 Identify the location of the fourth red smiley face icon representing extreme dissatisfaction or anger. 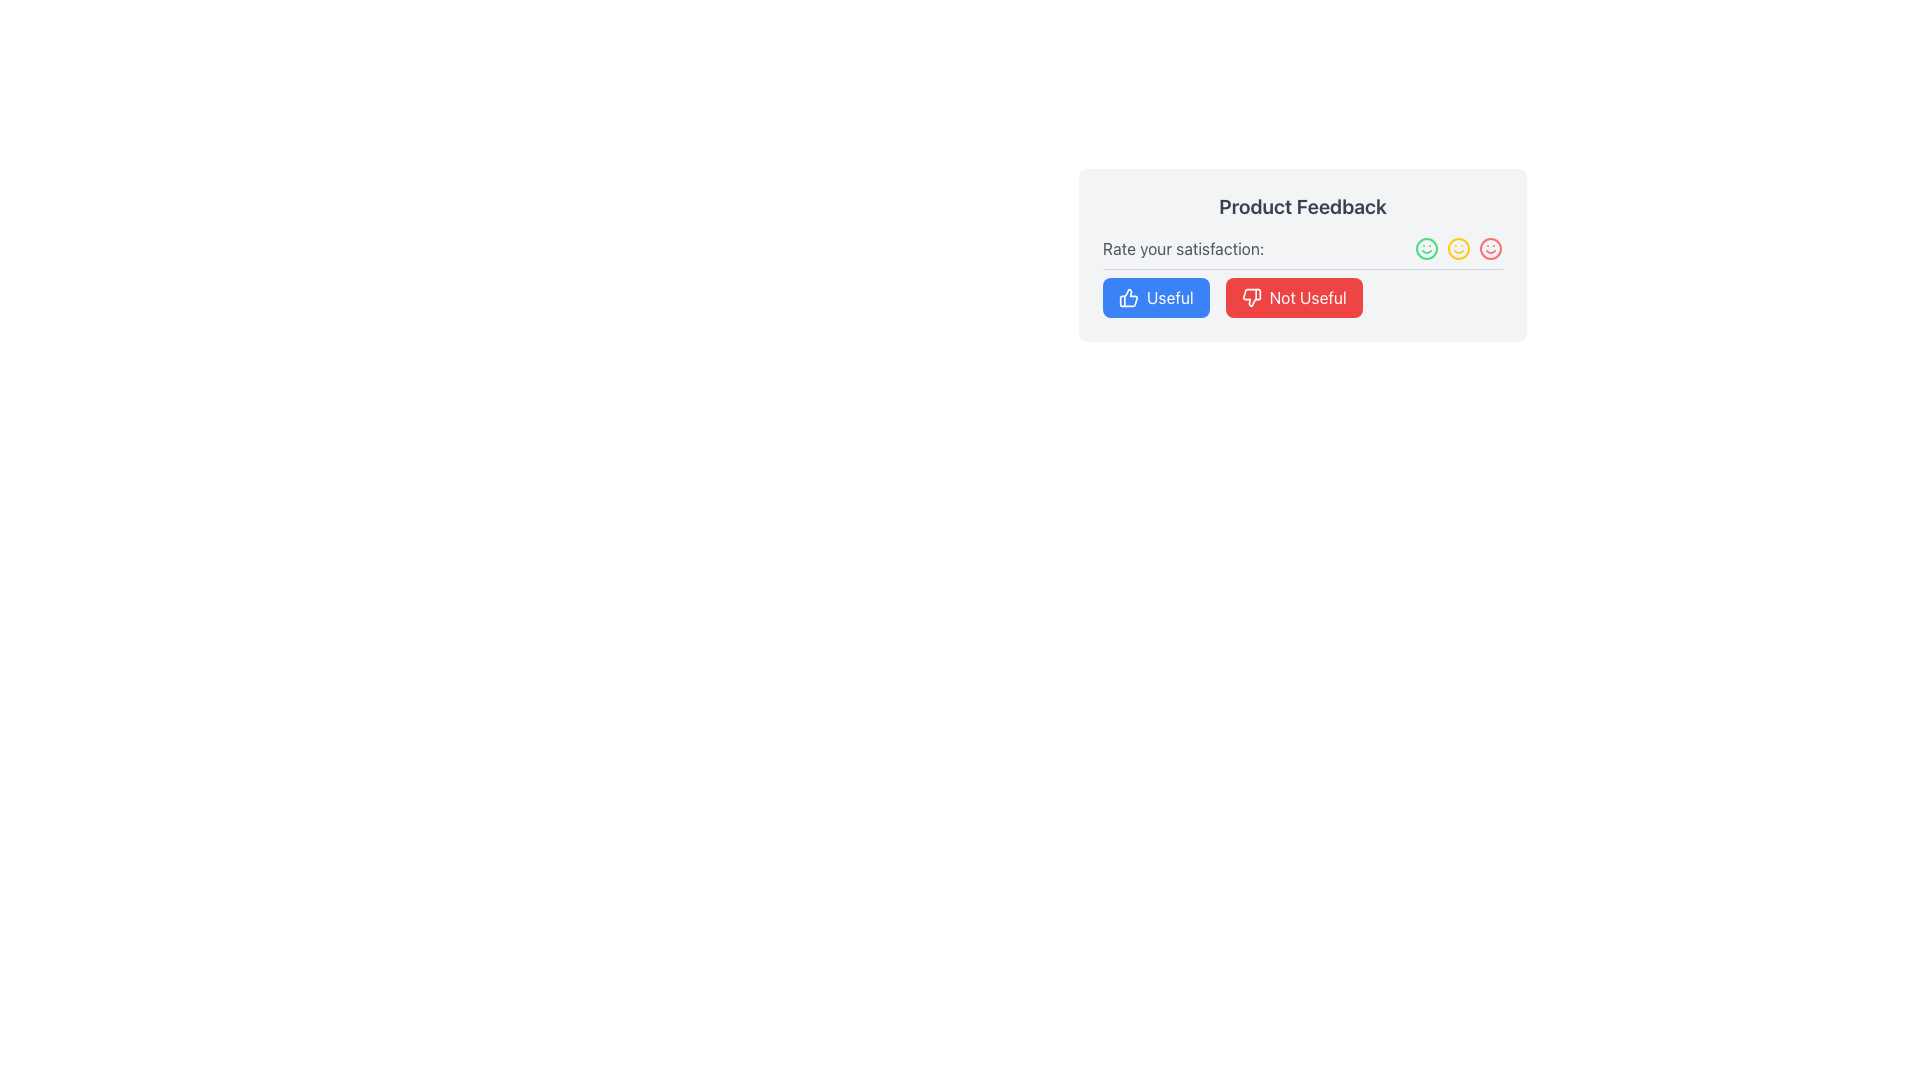
(1491, 248).